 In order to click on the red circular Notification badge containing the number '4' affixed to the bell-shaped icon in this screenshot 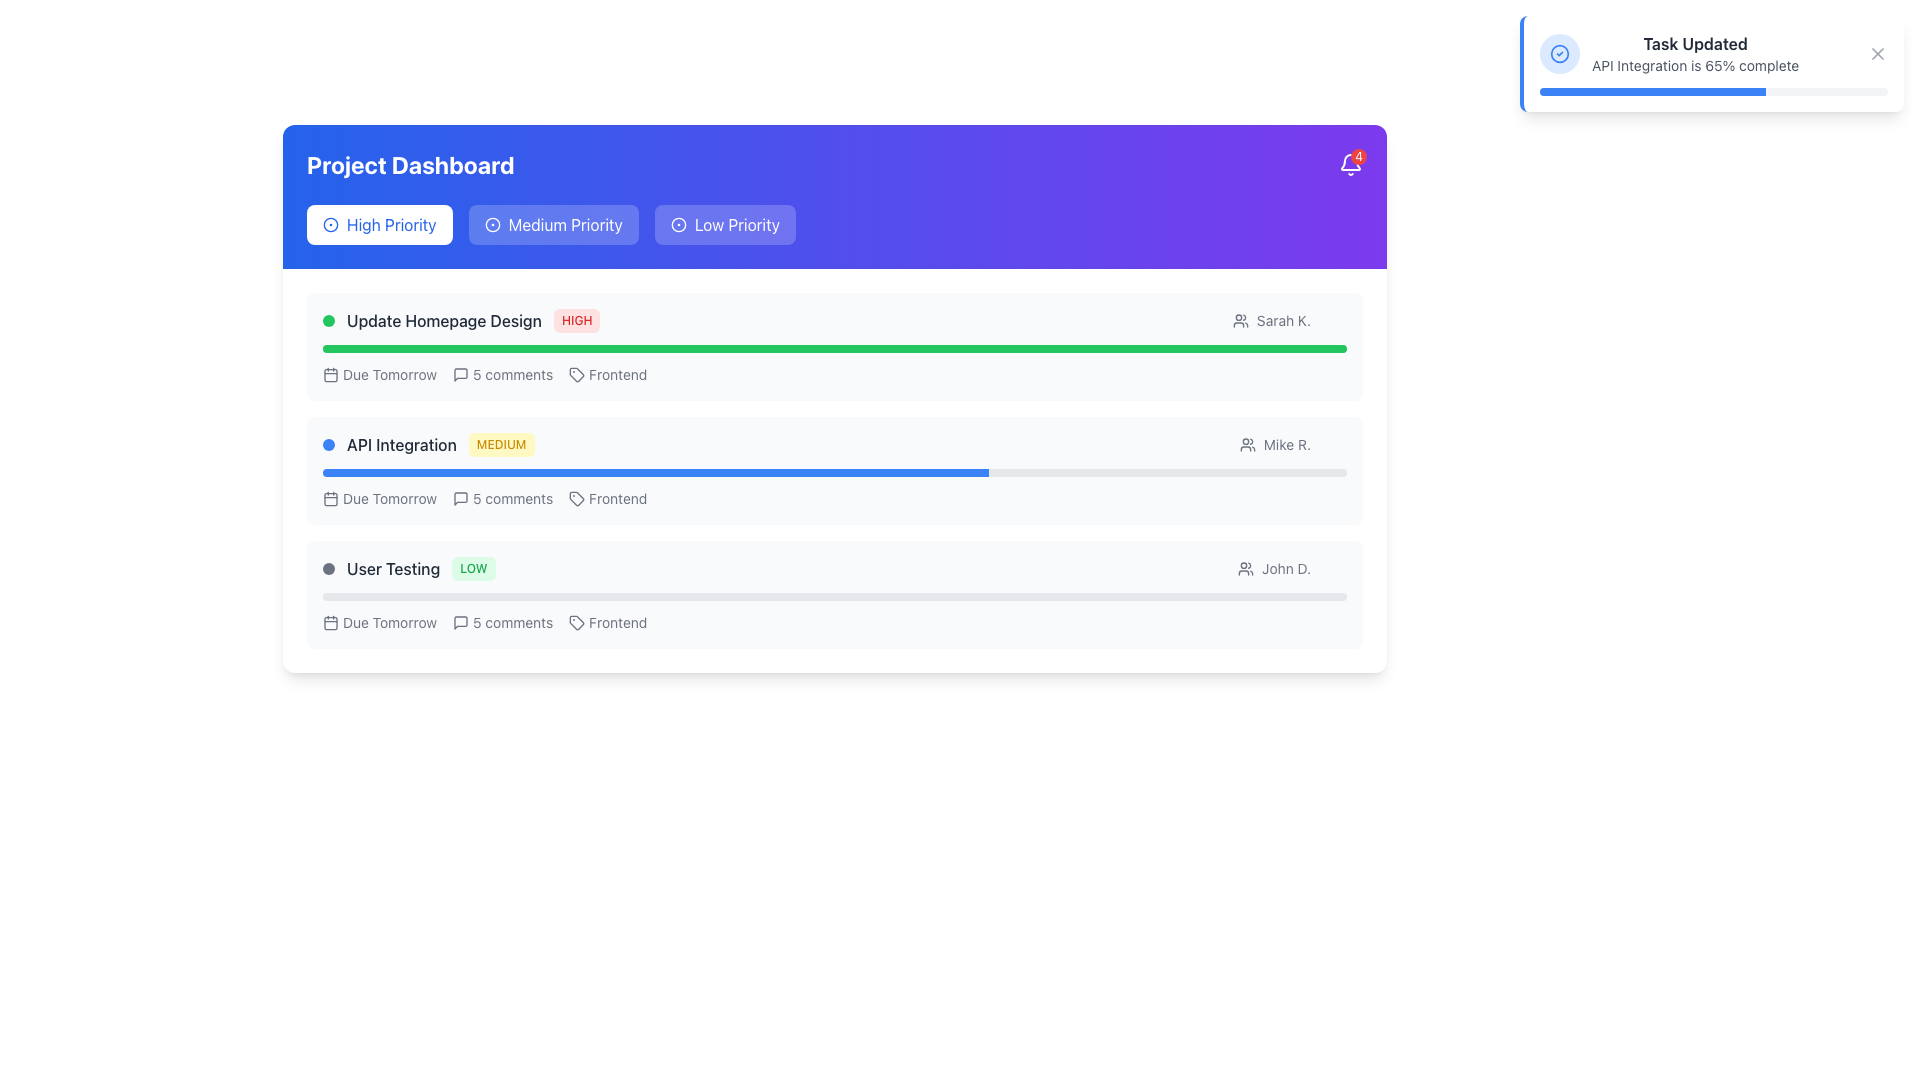, I will do `click(1350, 164)`.